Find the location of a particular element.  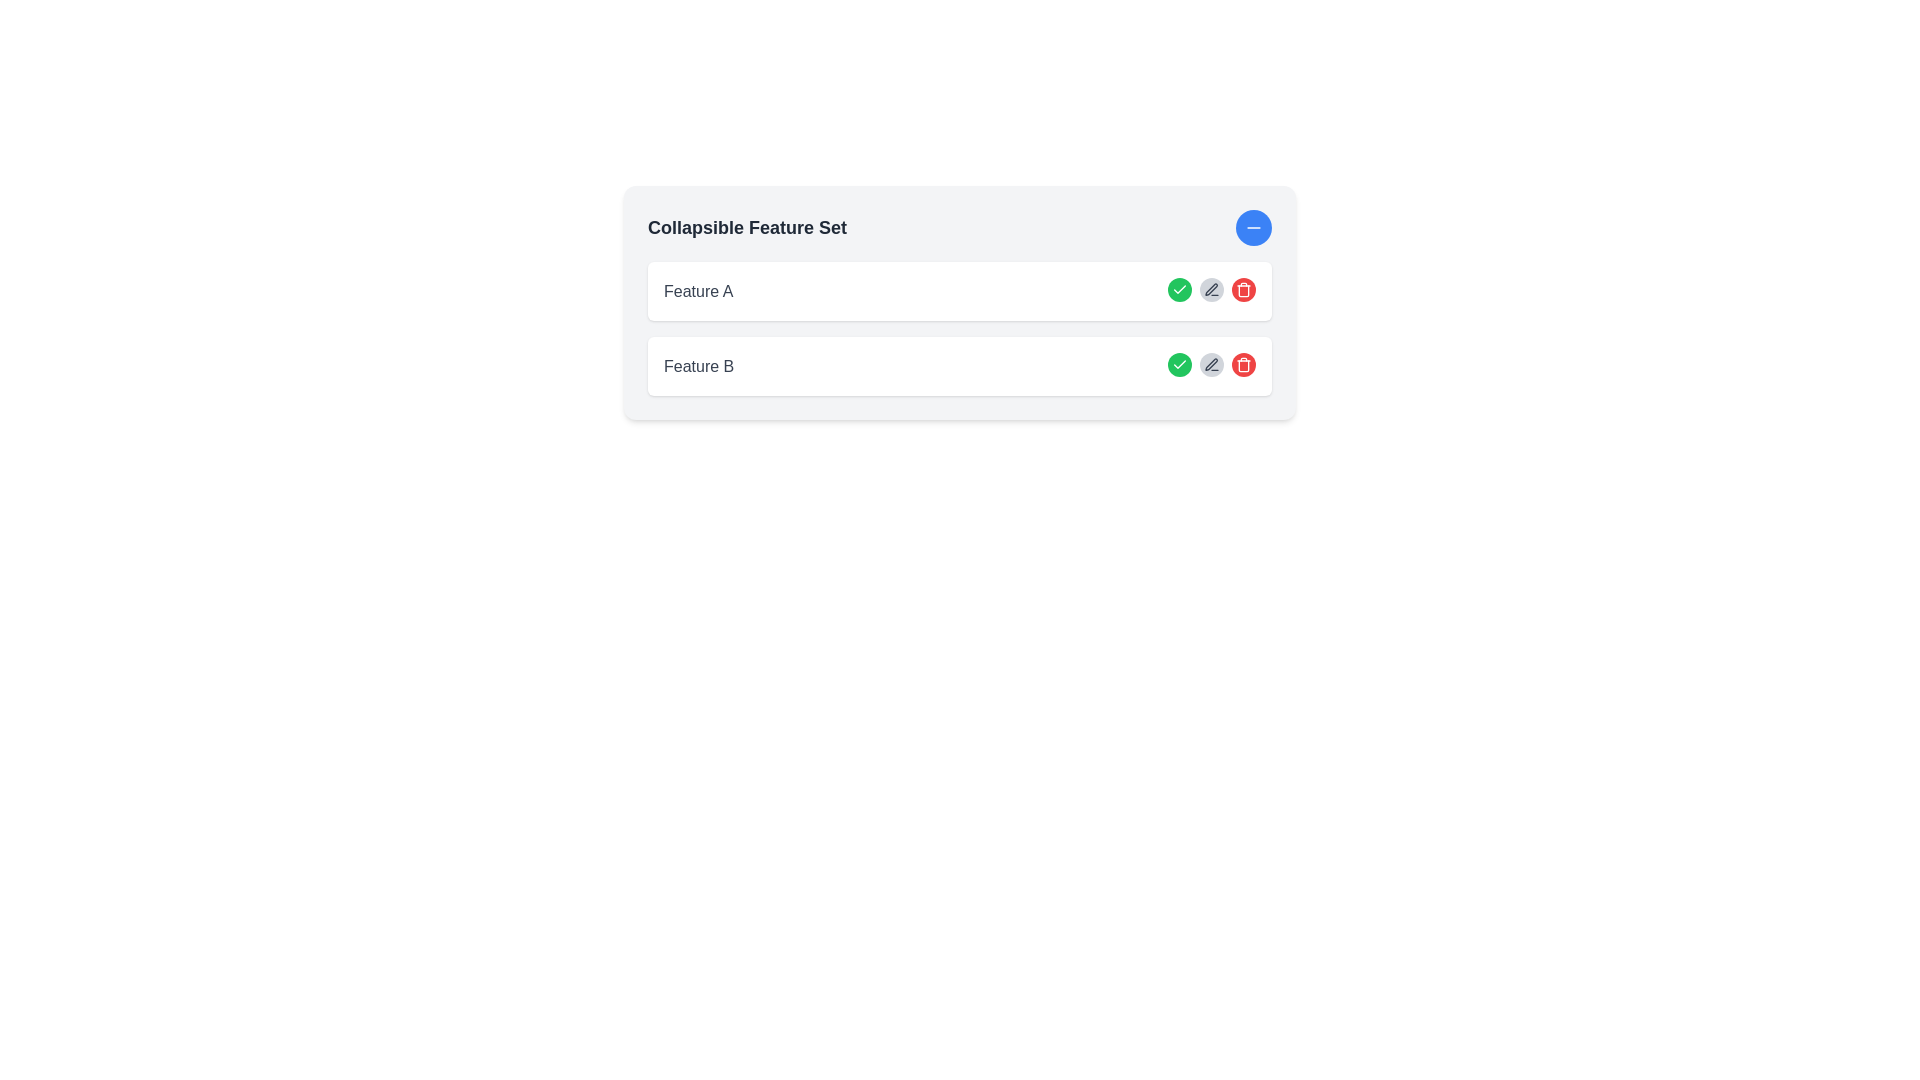

the trash can icon for the delete action associated with the row labeled 'Feature A' is located at coordinates (1242, 365).